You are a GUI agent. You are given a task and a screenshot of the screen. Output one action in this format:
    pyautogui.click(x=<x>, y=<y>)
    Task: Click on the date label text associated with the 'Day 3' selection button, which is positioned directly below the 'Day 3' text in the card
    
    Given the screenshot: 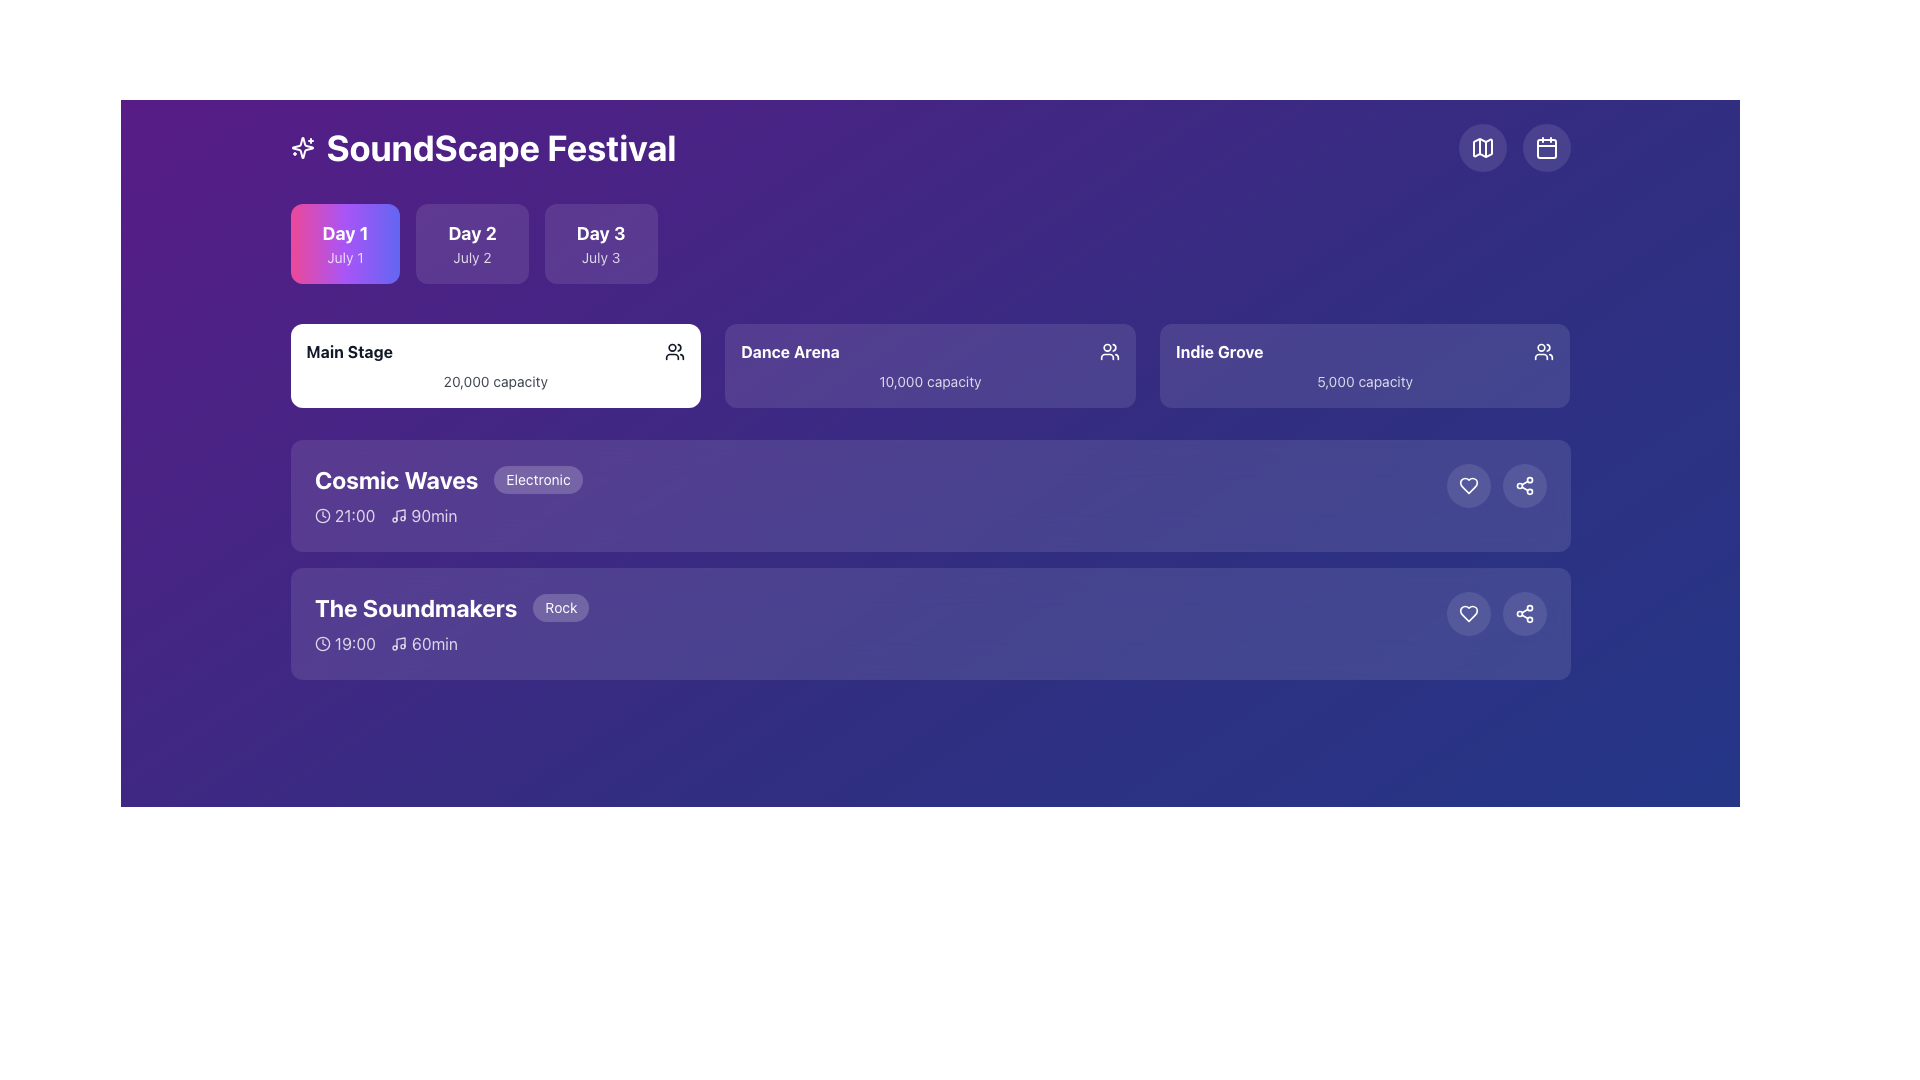 What is the action you would take?
    pyautogui.click(x=600, y=257)
    